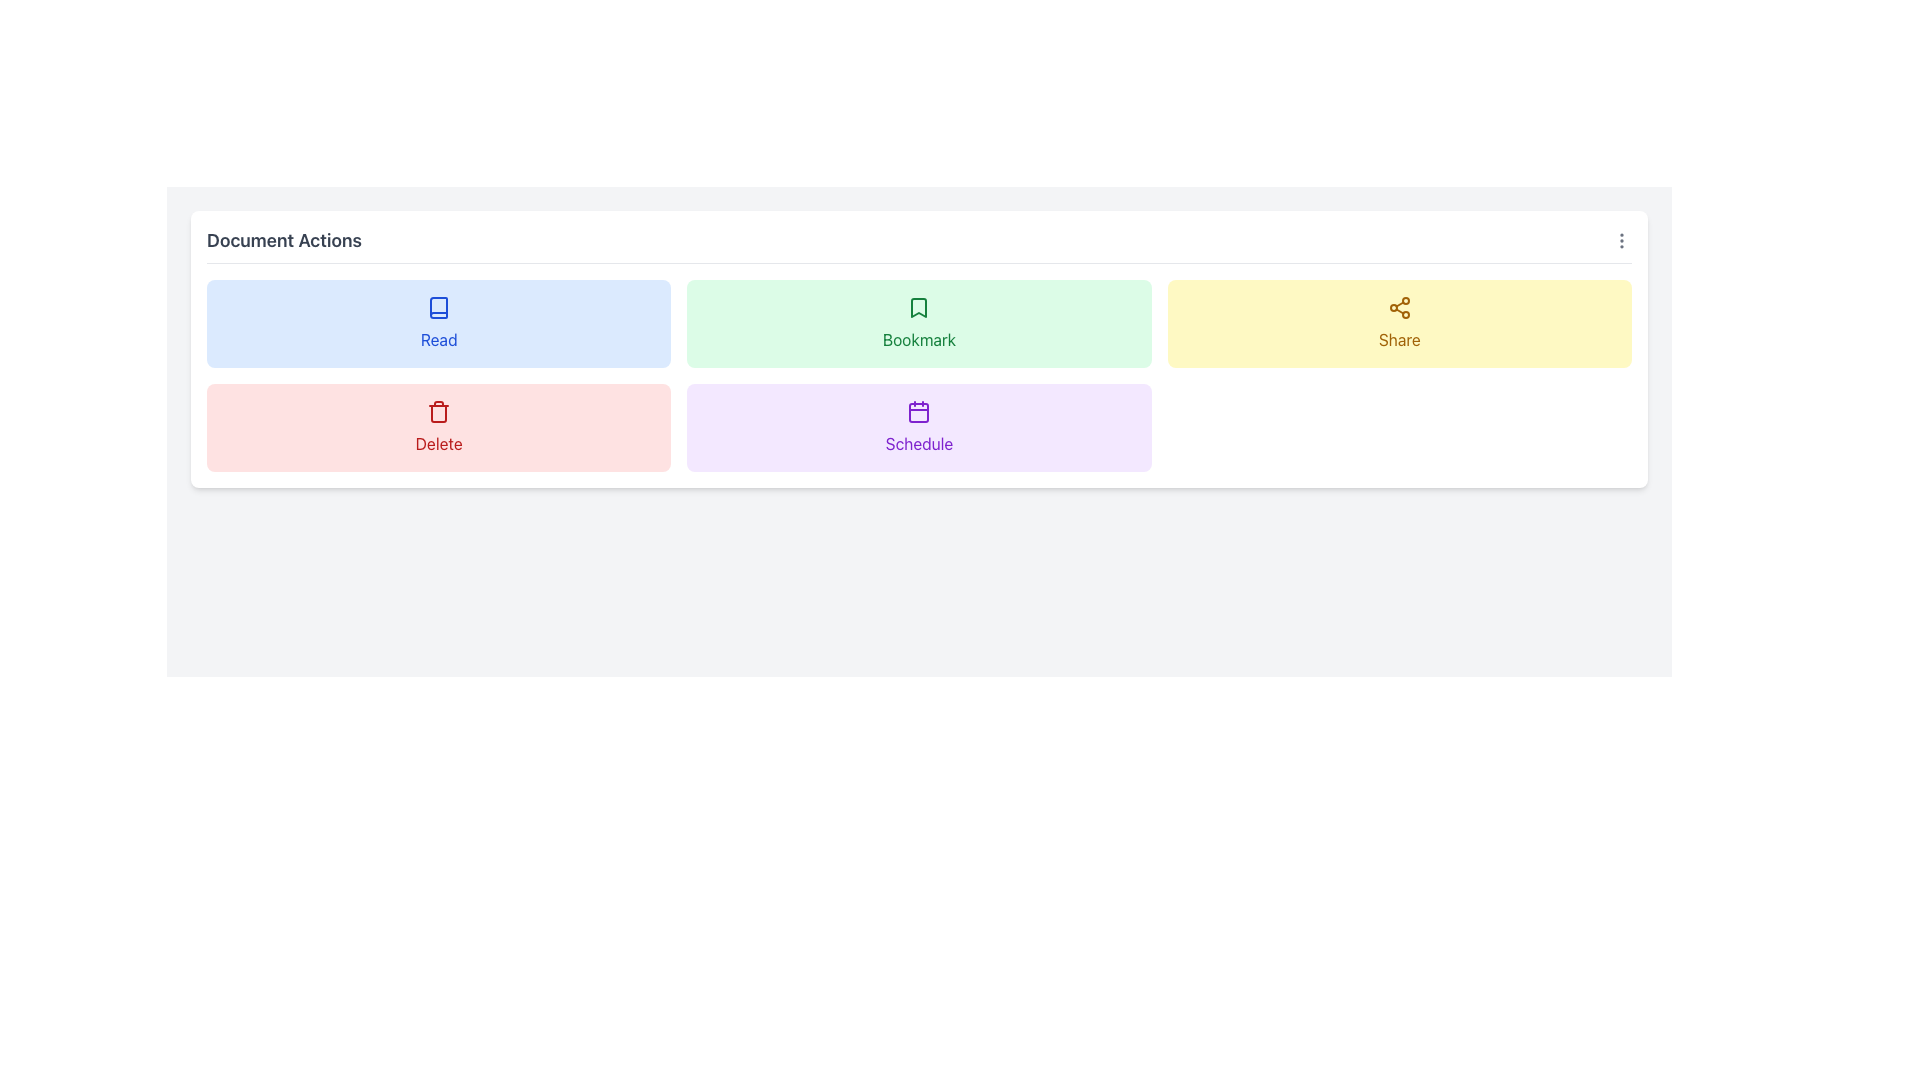 Image resolution: width=1920 pixels, height=1080 pixels. I want to click on the bookmarking icon located at the center of the 'Bookmark' button, which is the middle button in the top row of a grid containing six buttons, so click(918, 308).